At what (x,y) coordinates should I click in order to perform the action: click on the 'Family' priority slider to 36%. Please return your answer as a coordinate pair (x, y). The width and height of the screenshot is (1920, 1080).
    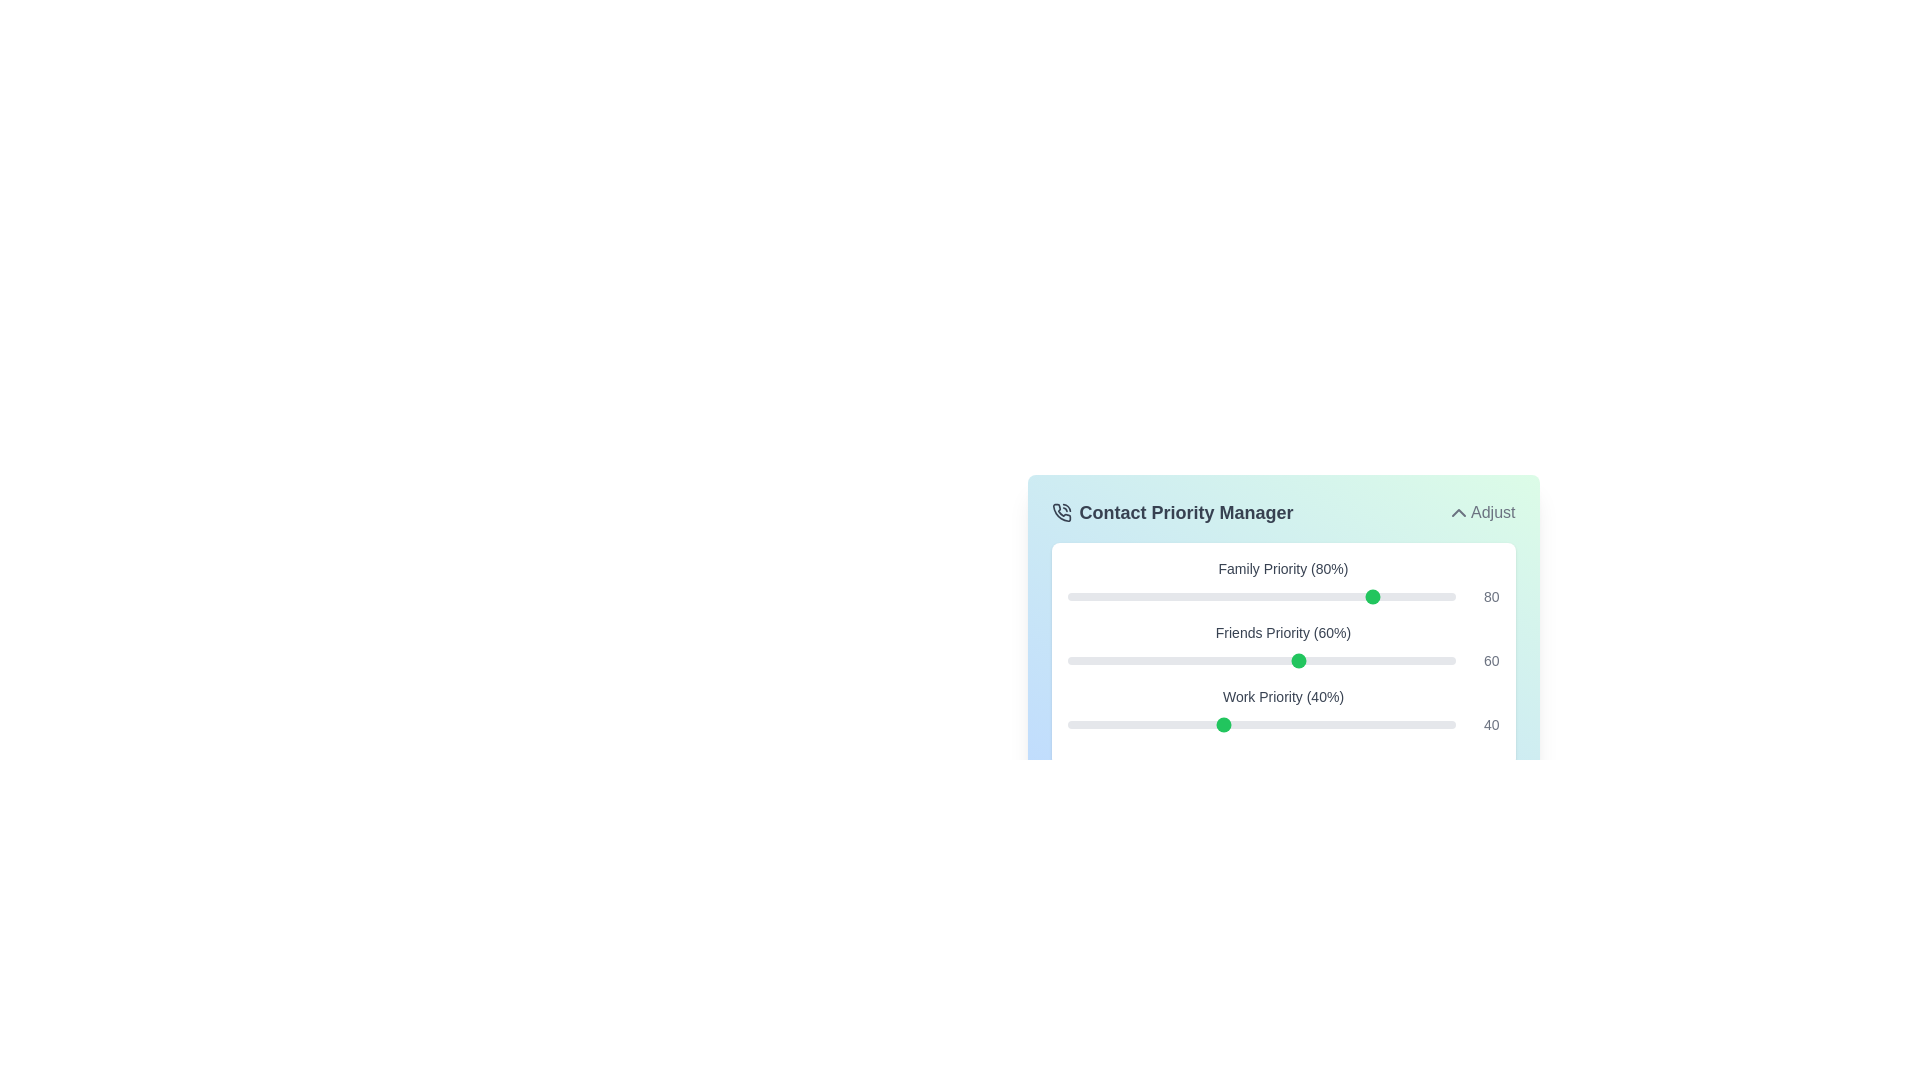
    Looking at the image, I should click on (1206, 596).